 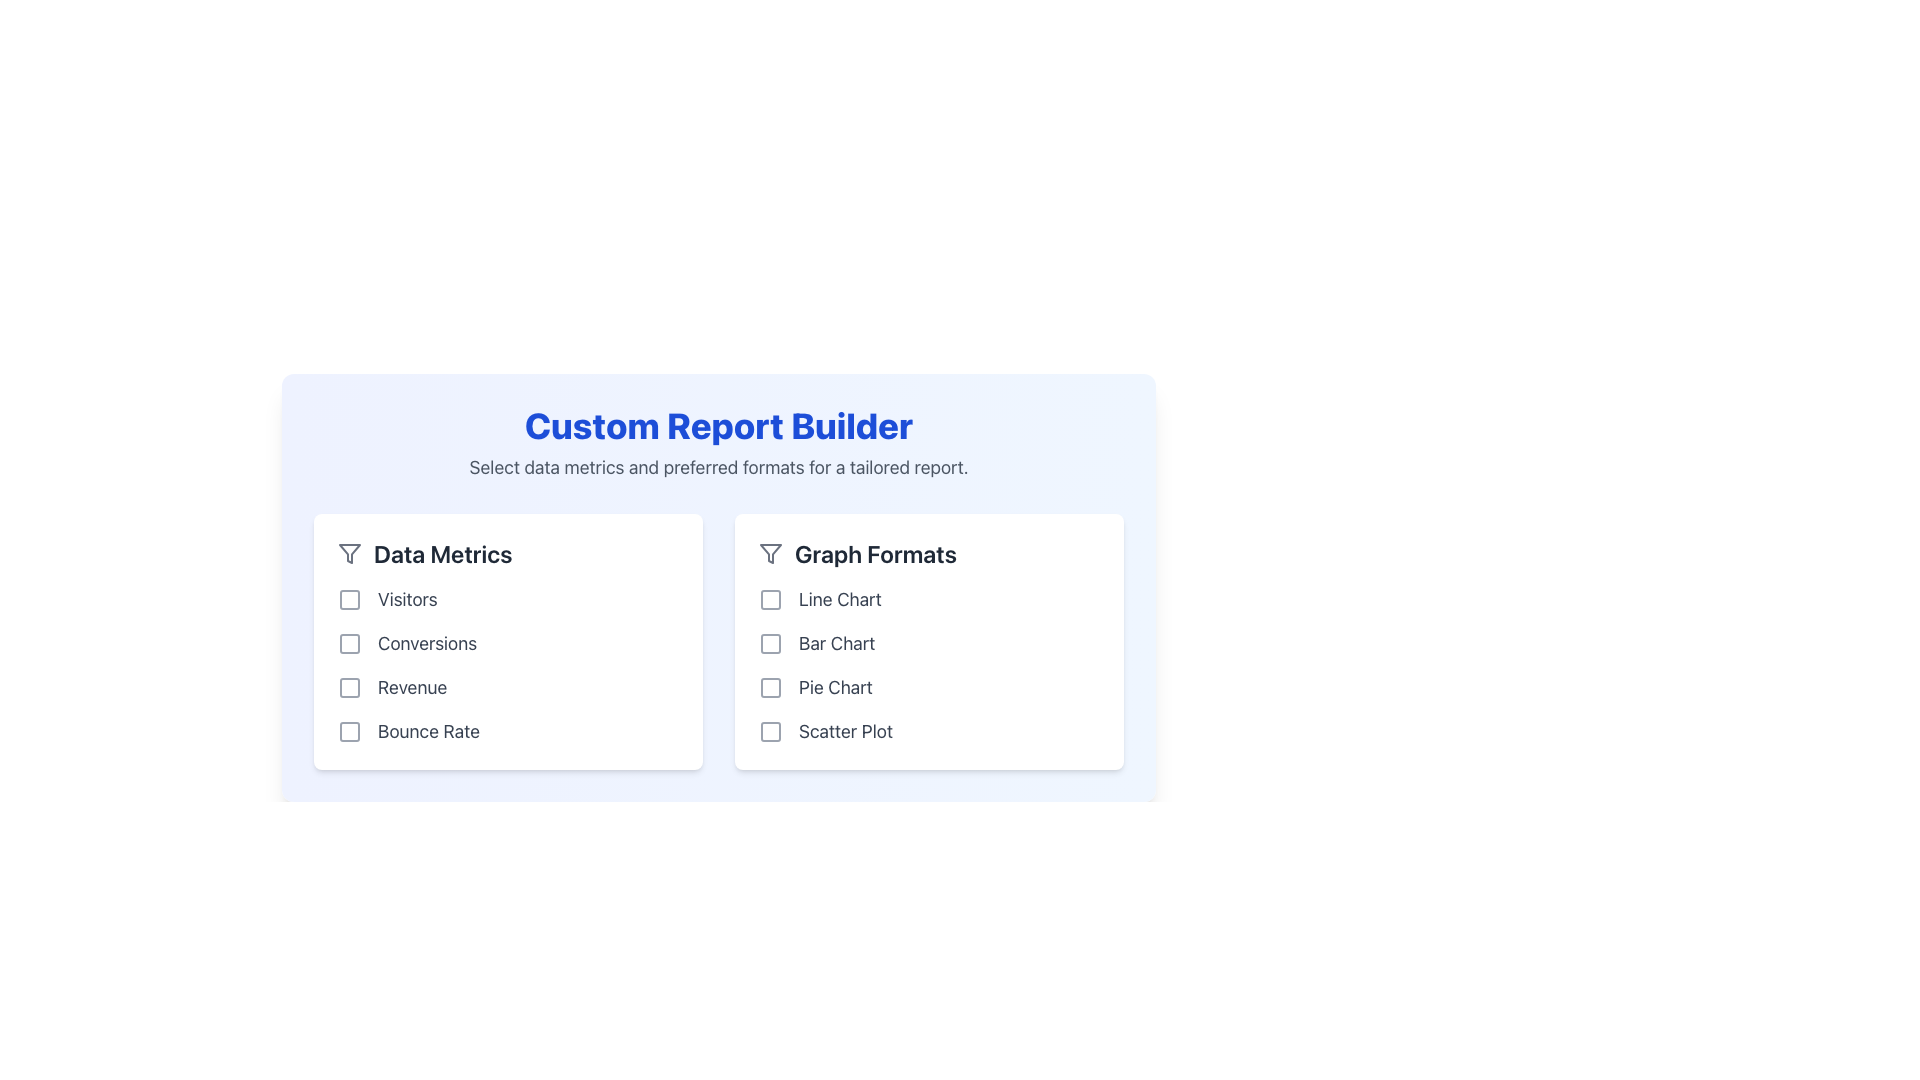 I want to click on the first icon in the 'Graph Formats' section, so click(x=770, y=599).